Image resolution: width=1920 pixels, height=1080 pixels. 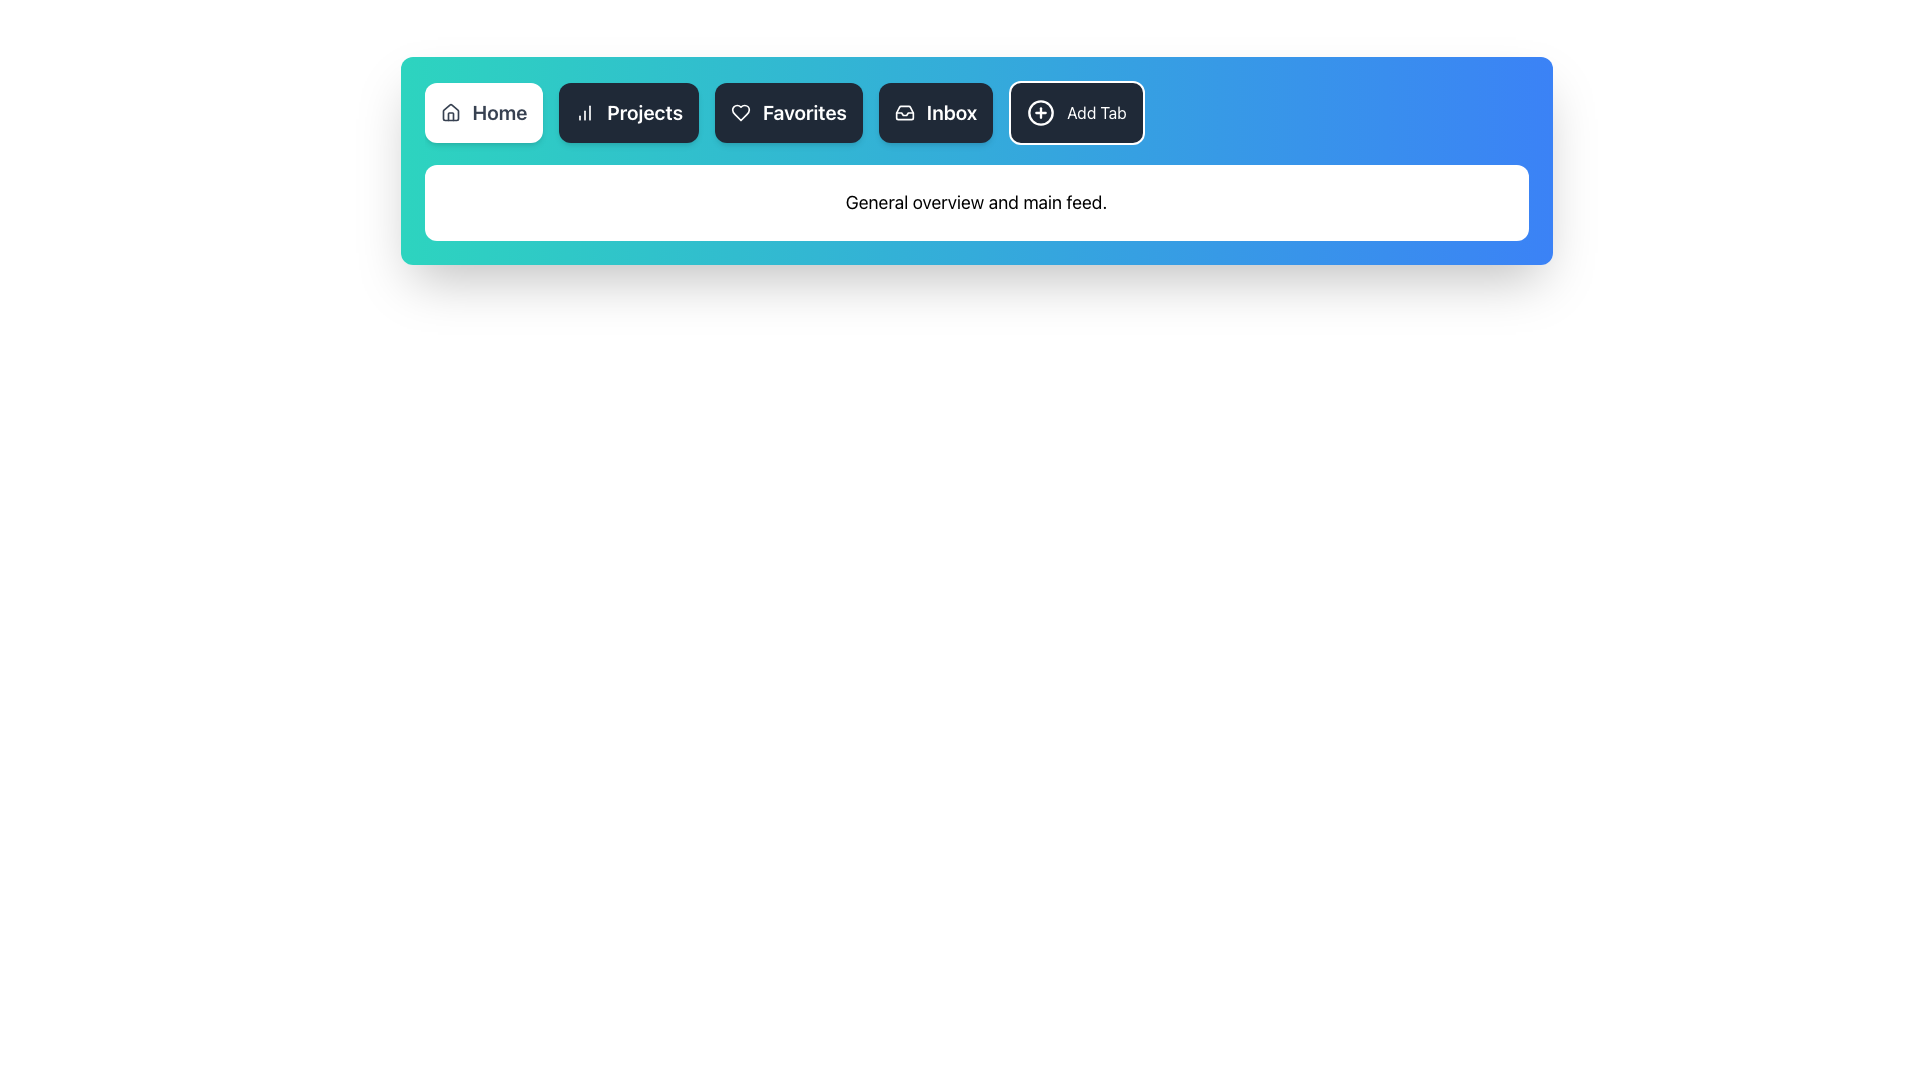 What do you see at coordinates (739, 112) in the screenshot?
I see `the heart-shaped icon located within the Favorites tab, which has a minimalist outline design and is positioned to the left of the 'Favorites' label in the main navigation bar` at bounding box center [739, 112].